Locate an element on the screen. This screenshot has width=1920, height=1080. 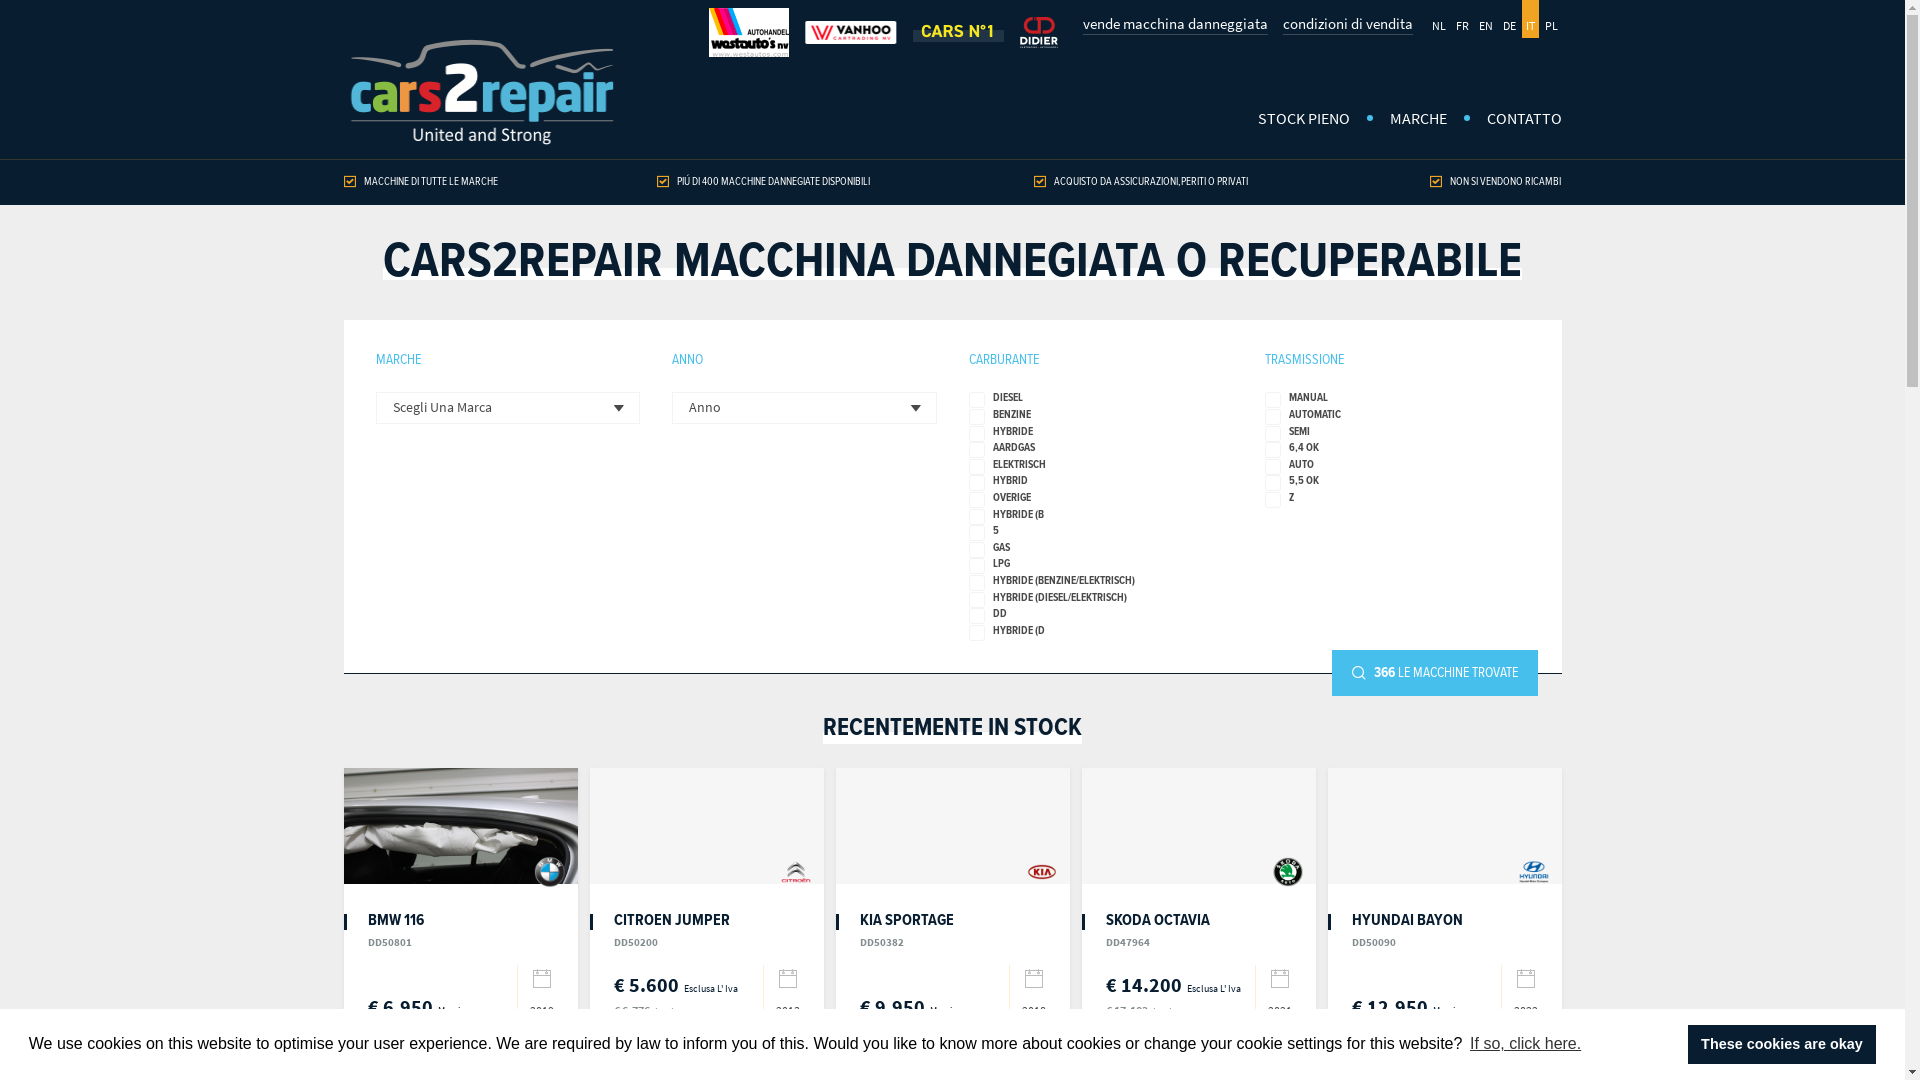
'IT' is located at coordinates (1520, 19).